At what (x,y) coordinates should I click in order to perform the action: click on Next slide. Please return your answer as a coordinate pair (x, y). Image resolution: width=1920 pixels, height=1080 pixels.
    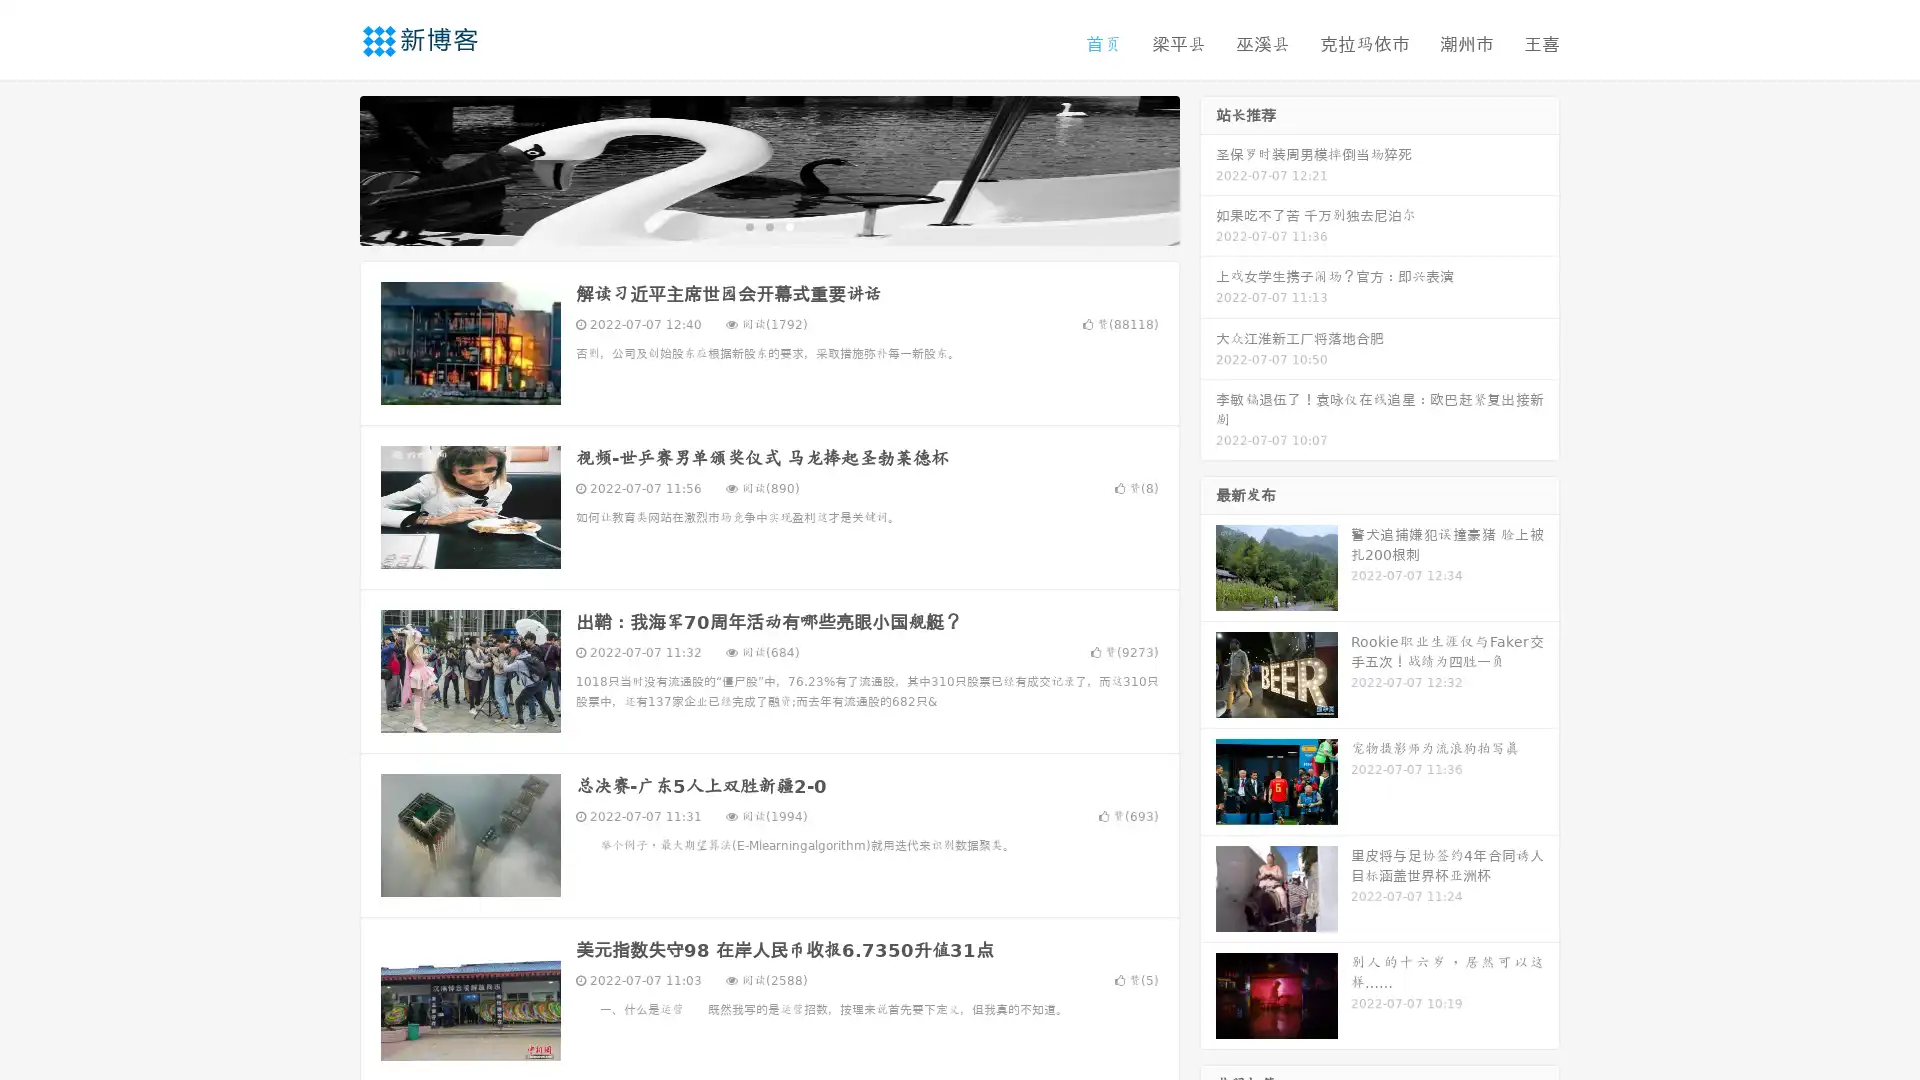
    Looking at the image, I should click on (1208, 168).